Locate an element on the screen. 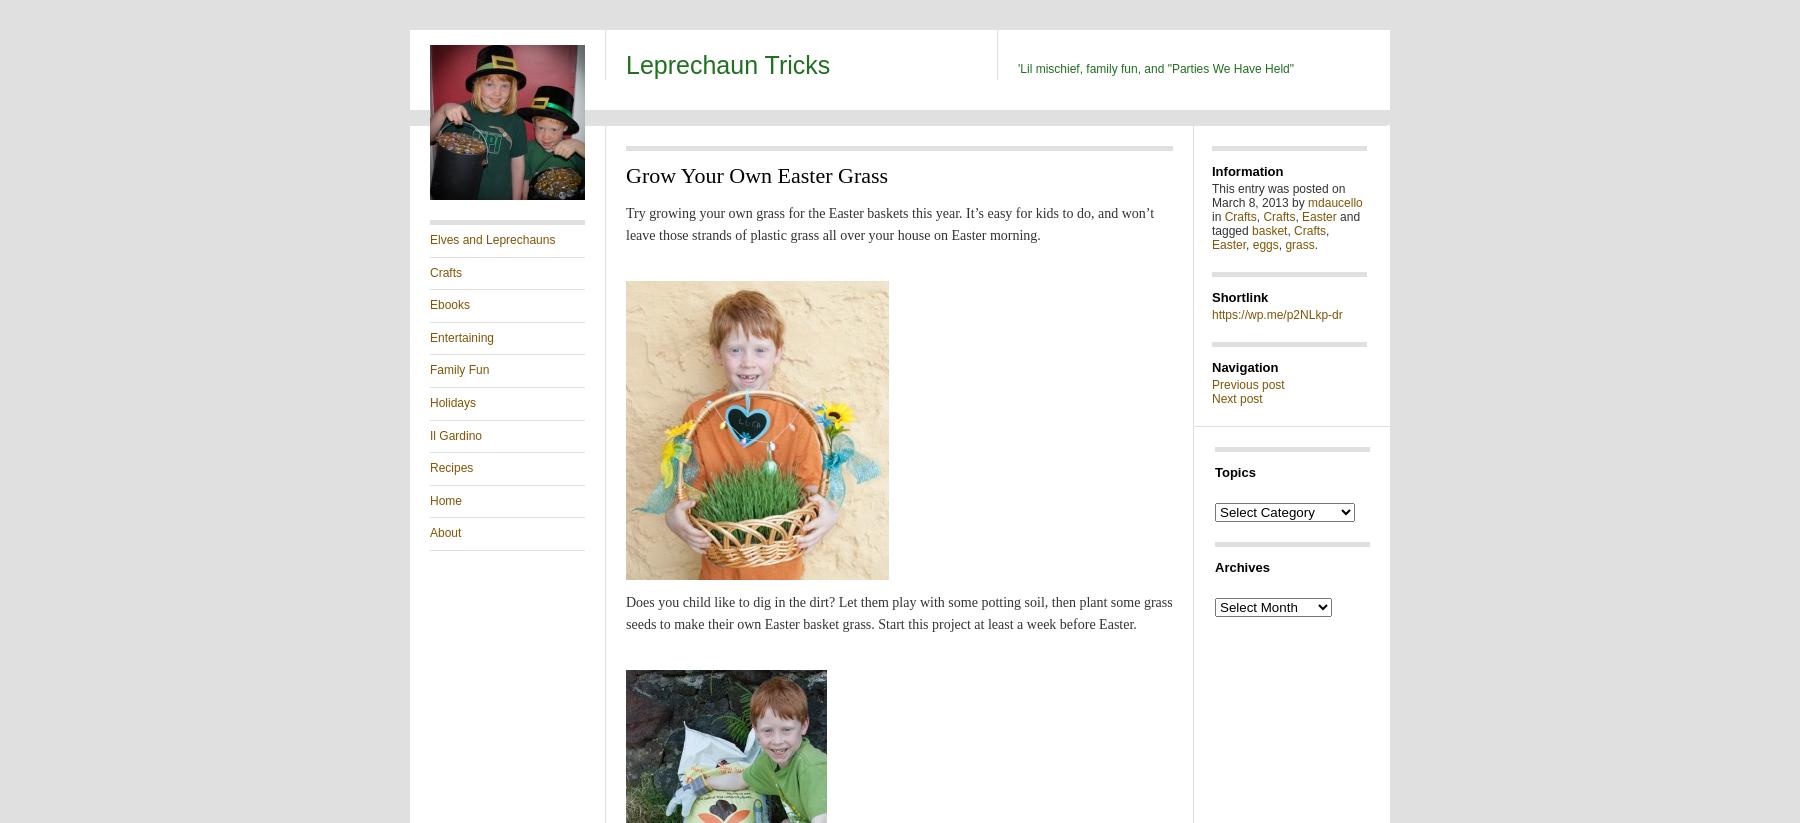 The height and width of the screenshot is (823, 1800). 'About' is located at coordinates (445, 531).